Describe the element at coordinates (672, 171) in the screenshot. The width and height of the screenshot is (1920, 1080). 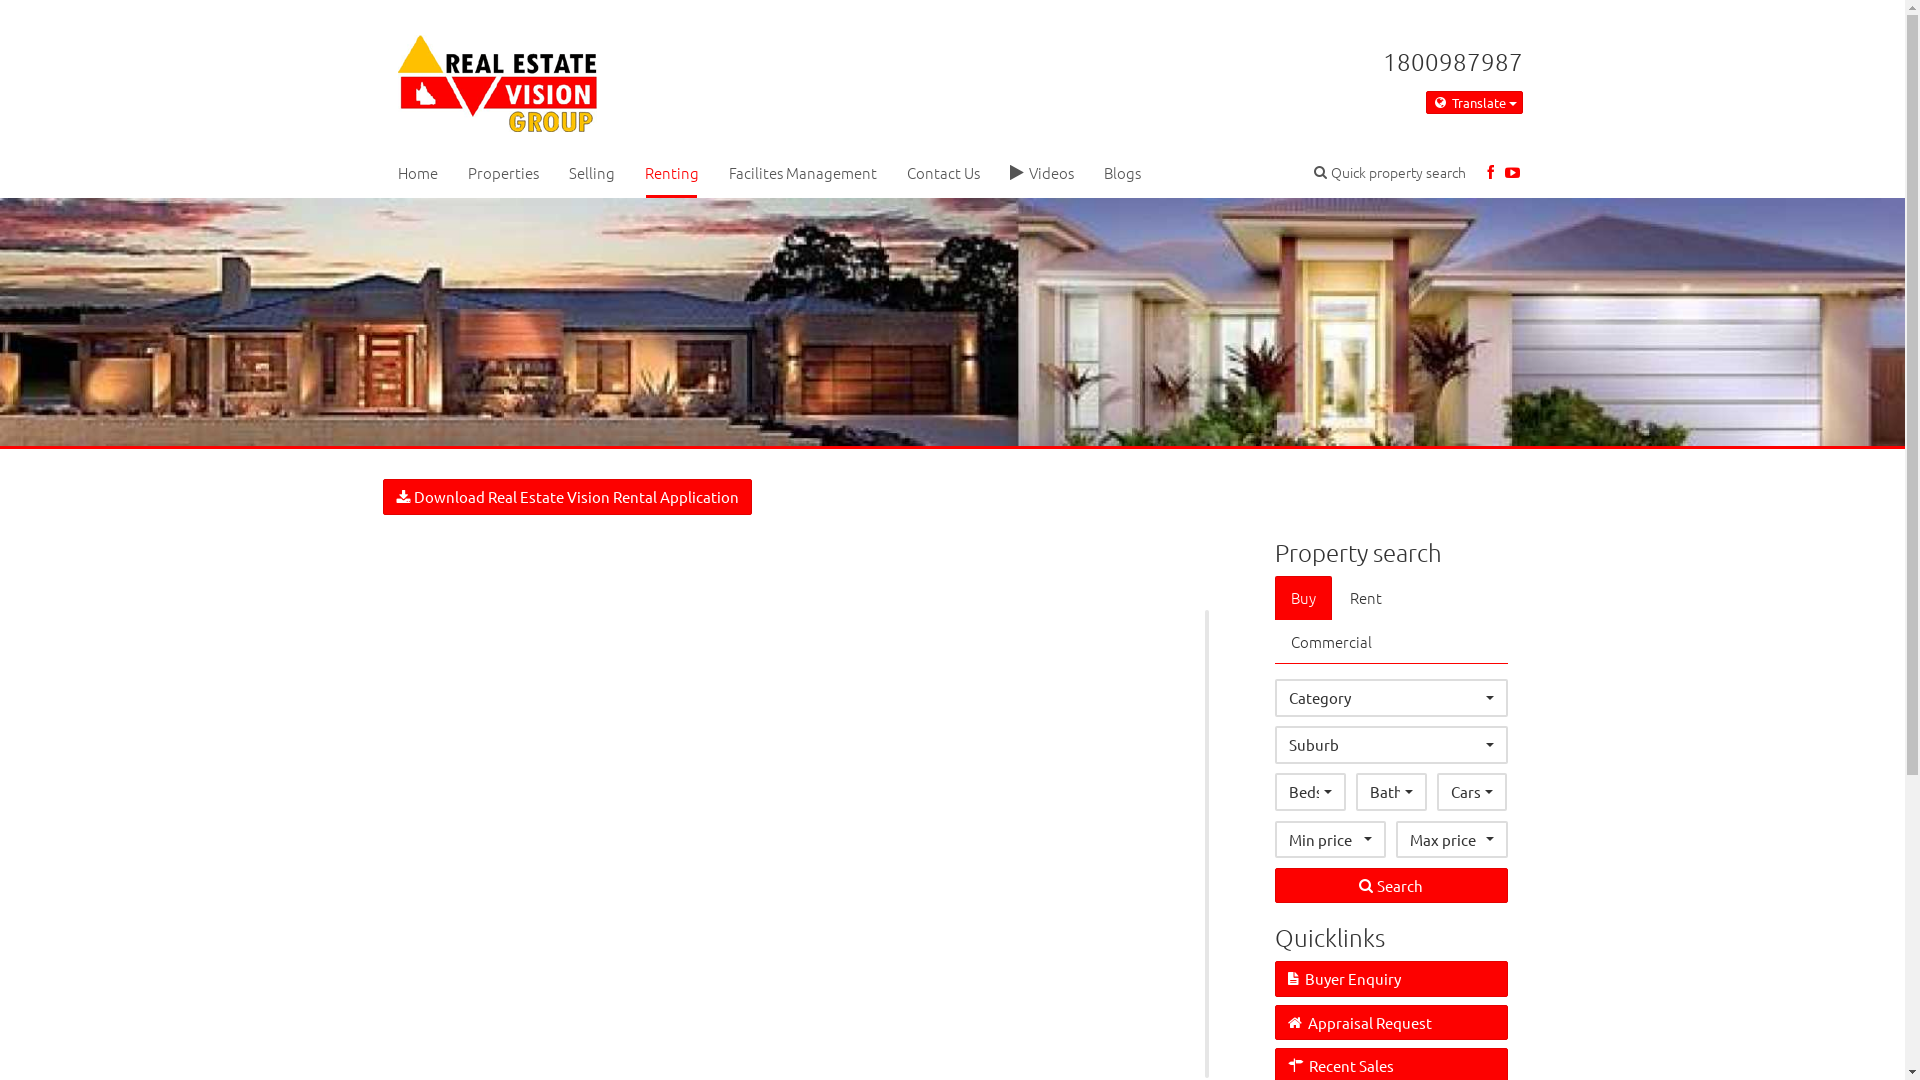
I see `'Renting'` at that location.